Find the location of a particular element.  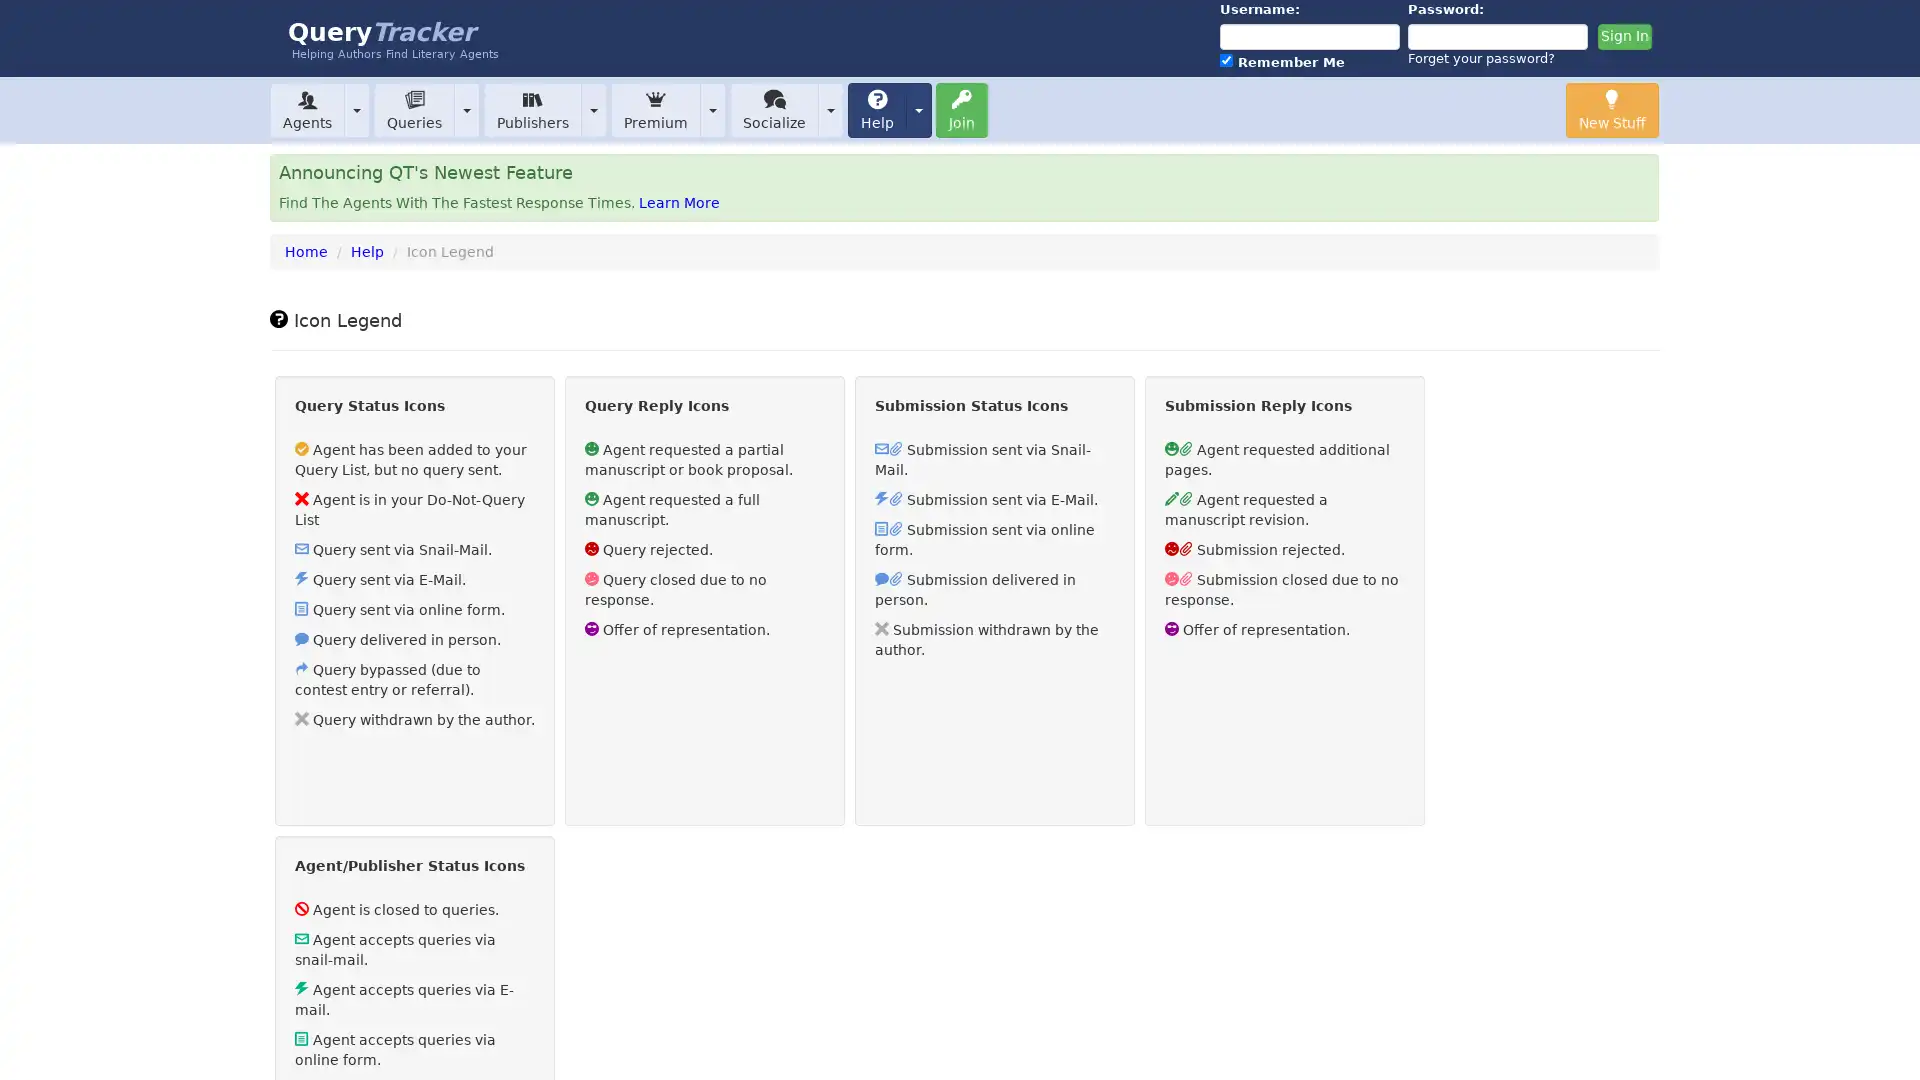

Toggle Dropdown is located at coordinates (356, 109).